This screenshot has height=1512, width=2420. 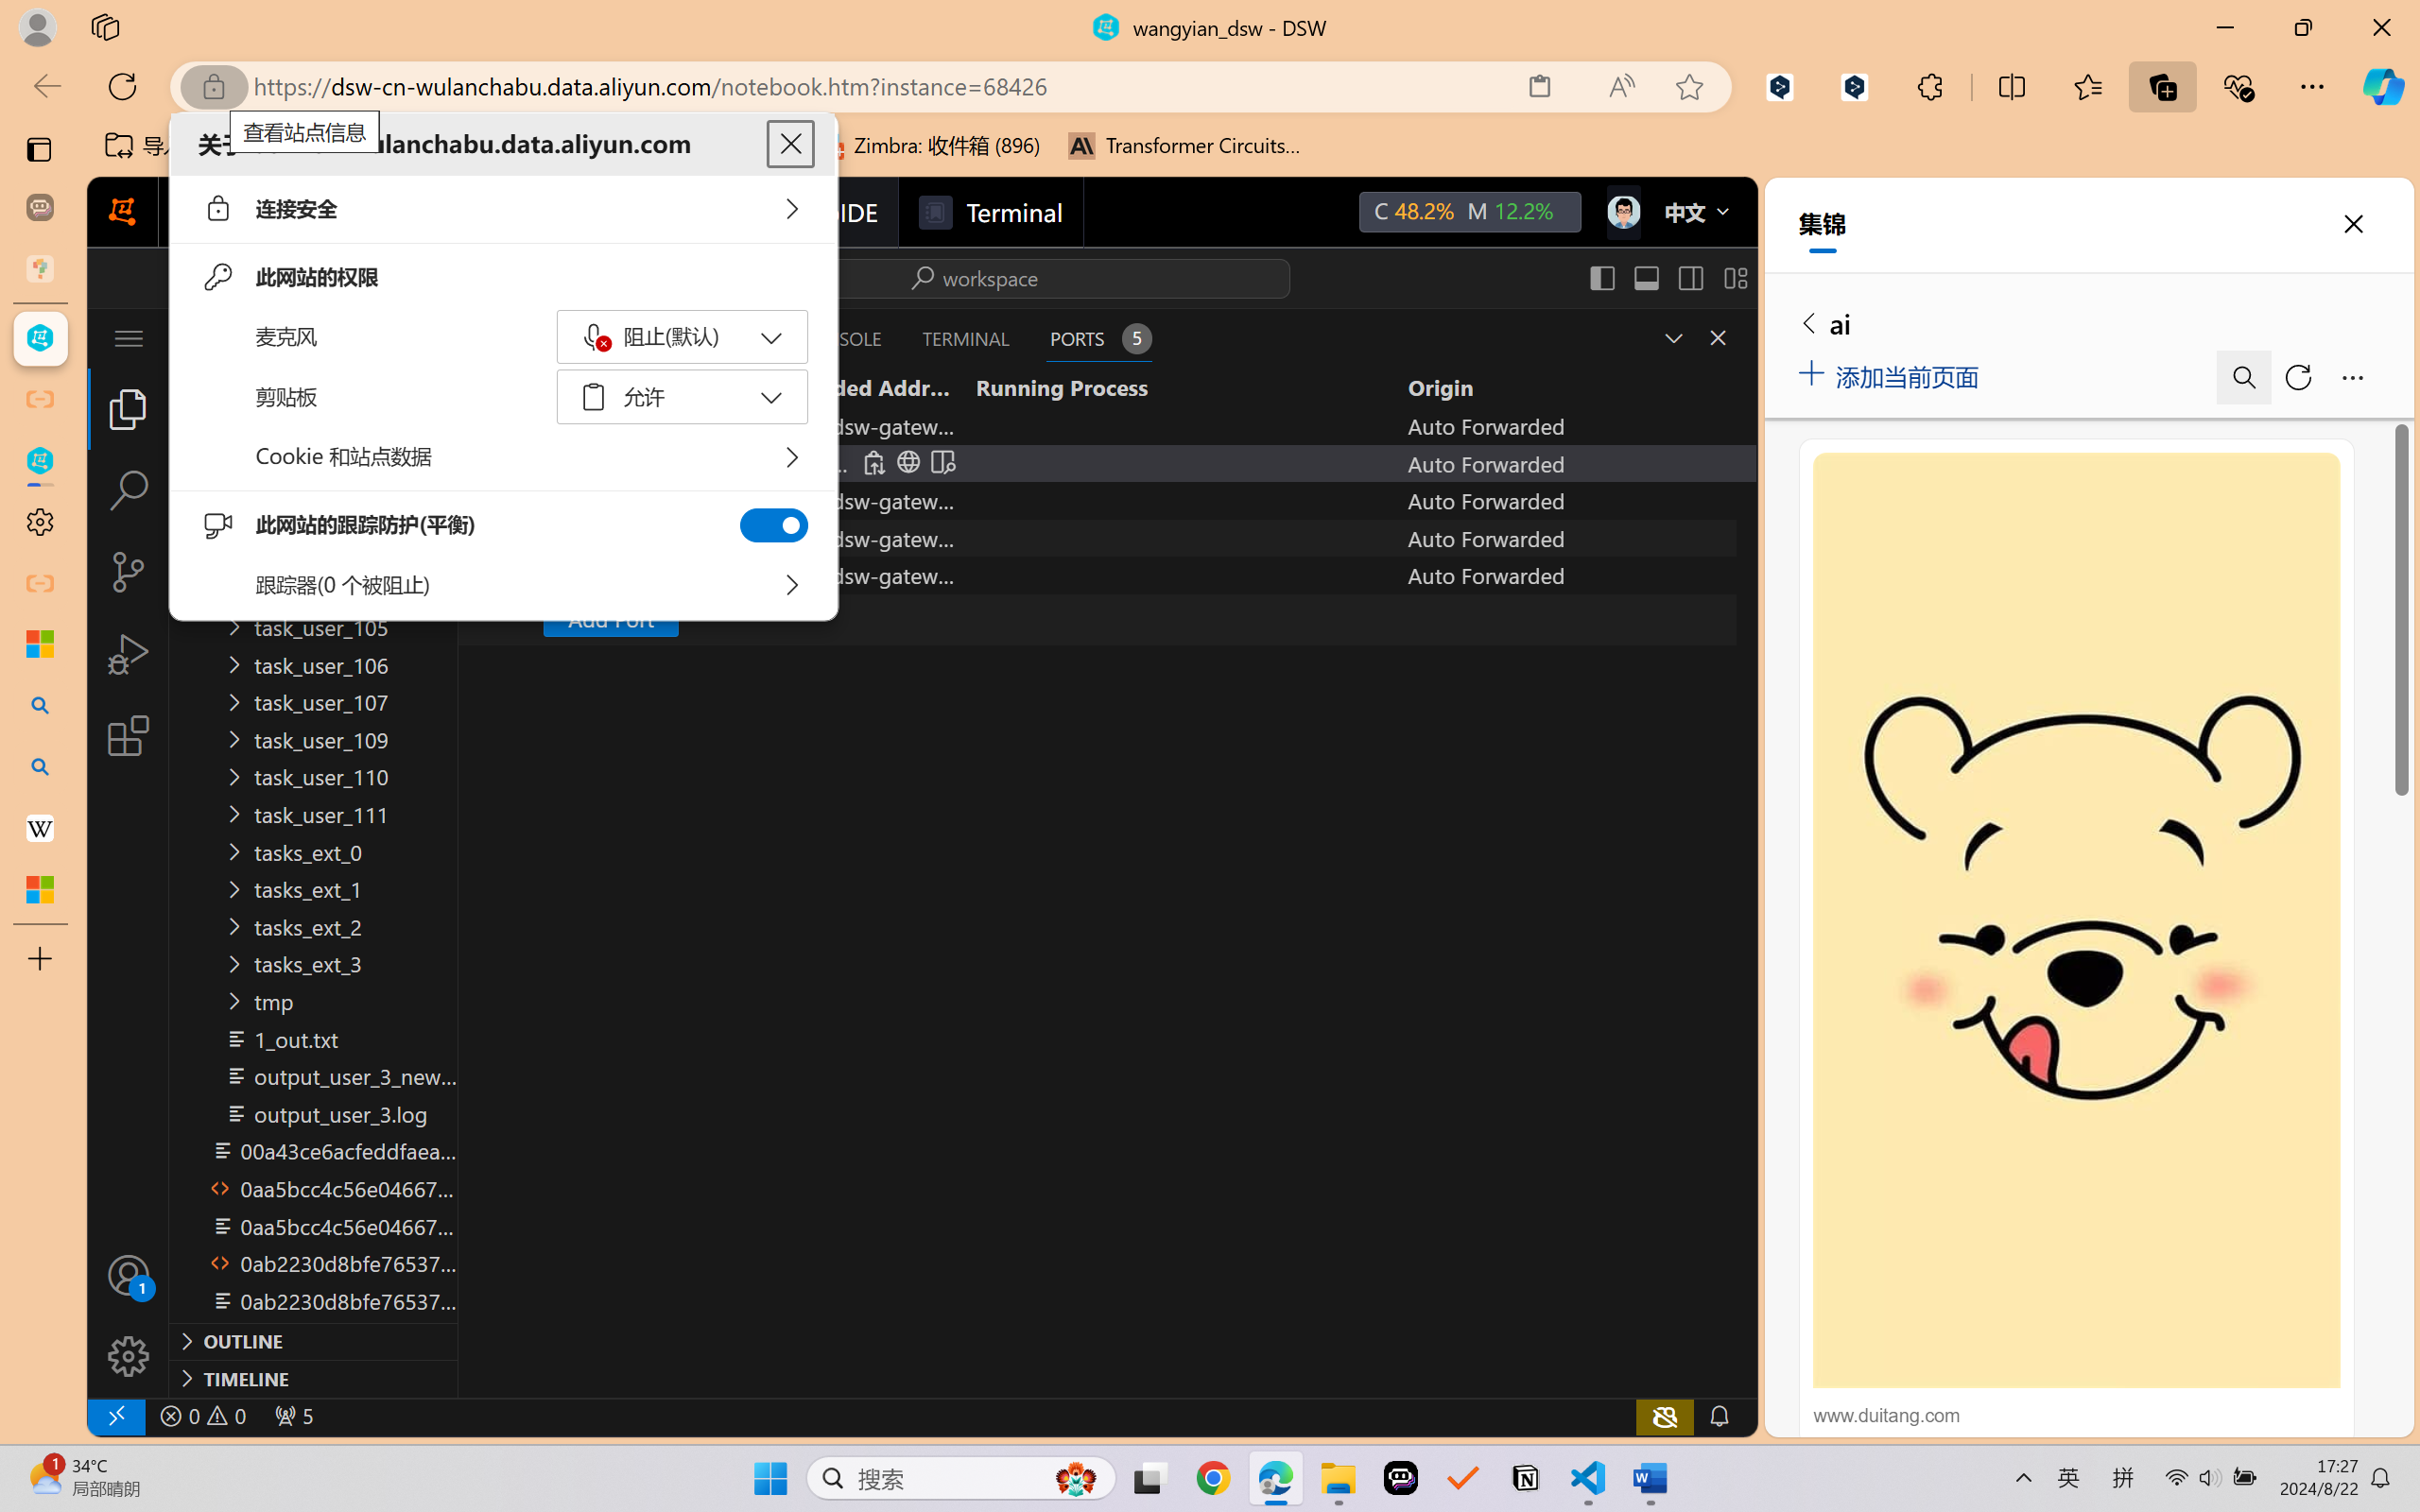 What do you see at coordinates (1621, 211) in the screenshot?
I see `'Class: next-menu next-hoz widgets--iconMenu--BFkiHRM'` at bounding box center [1621, 211].